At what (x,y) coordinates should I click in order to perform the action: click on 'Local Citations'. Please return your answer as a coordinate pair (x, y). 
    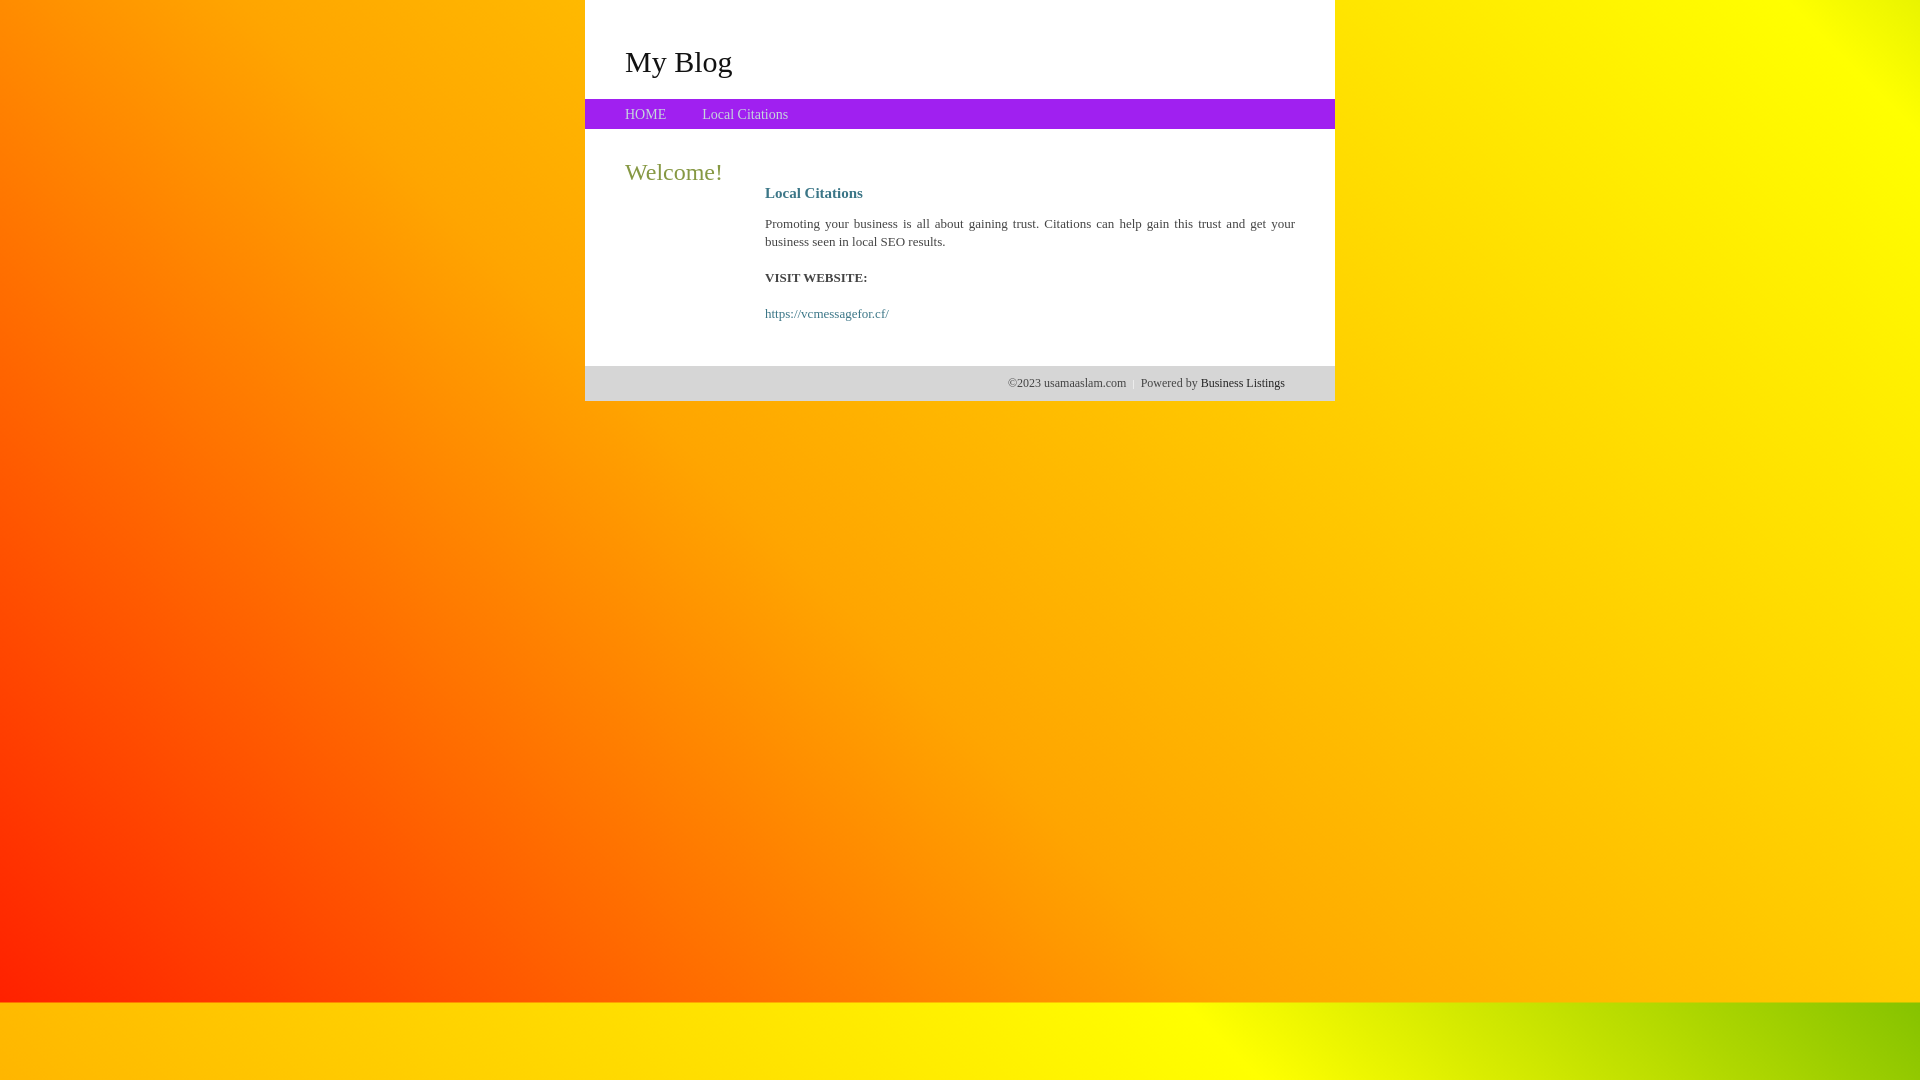
    Looking at the image, I should click on (743, 114).